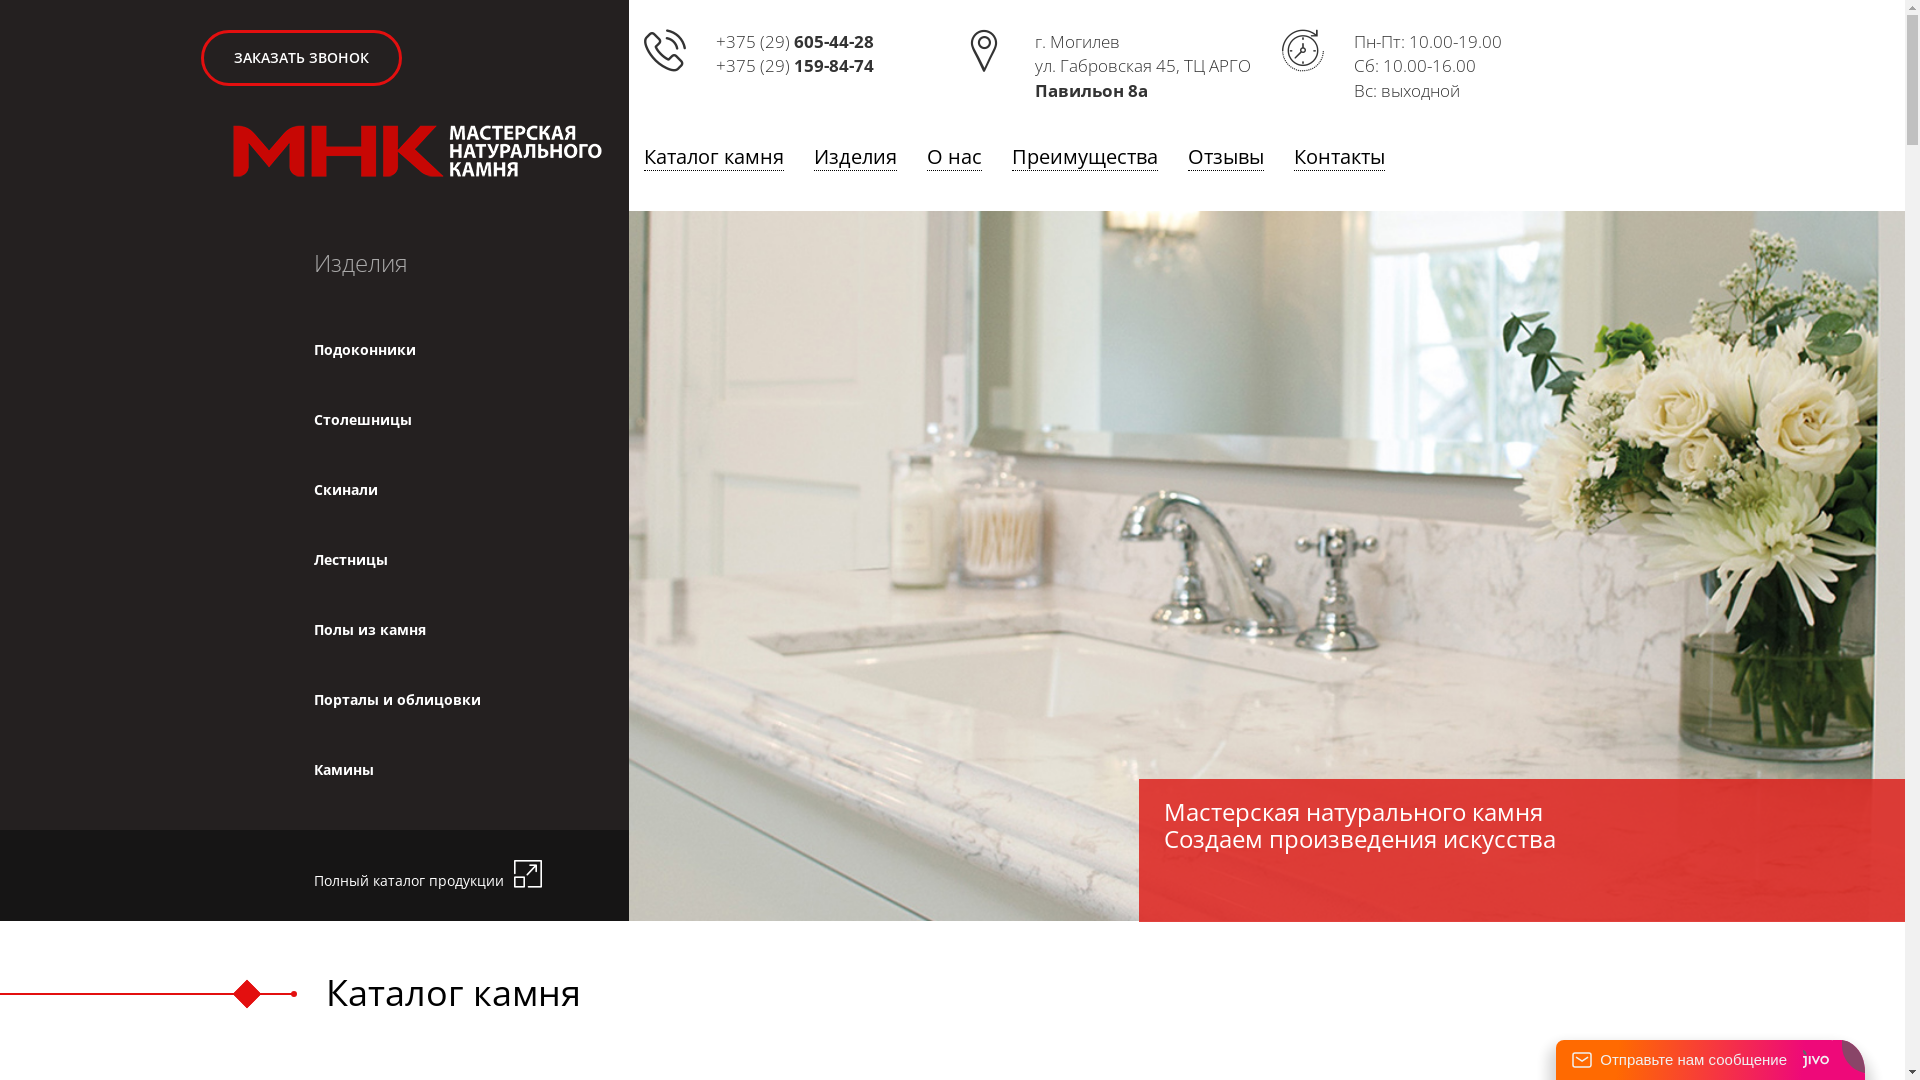 This screenshot has width=1920, height=1080. I want to click on '+375 (29) 159-84-74', so click(794, 64).